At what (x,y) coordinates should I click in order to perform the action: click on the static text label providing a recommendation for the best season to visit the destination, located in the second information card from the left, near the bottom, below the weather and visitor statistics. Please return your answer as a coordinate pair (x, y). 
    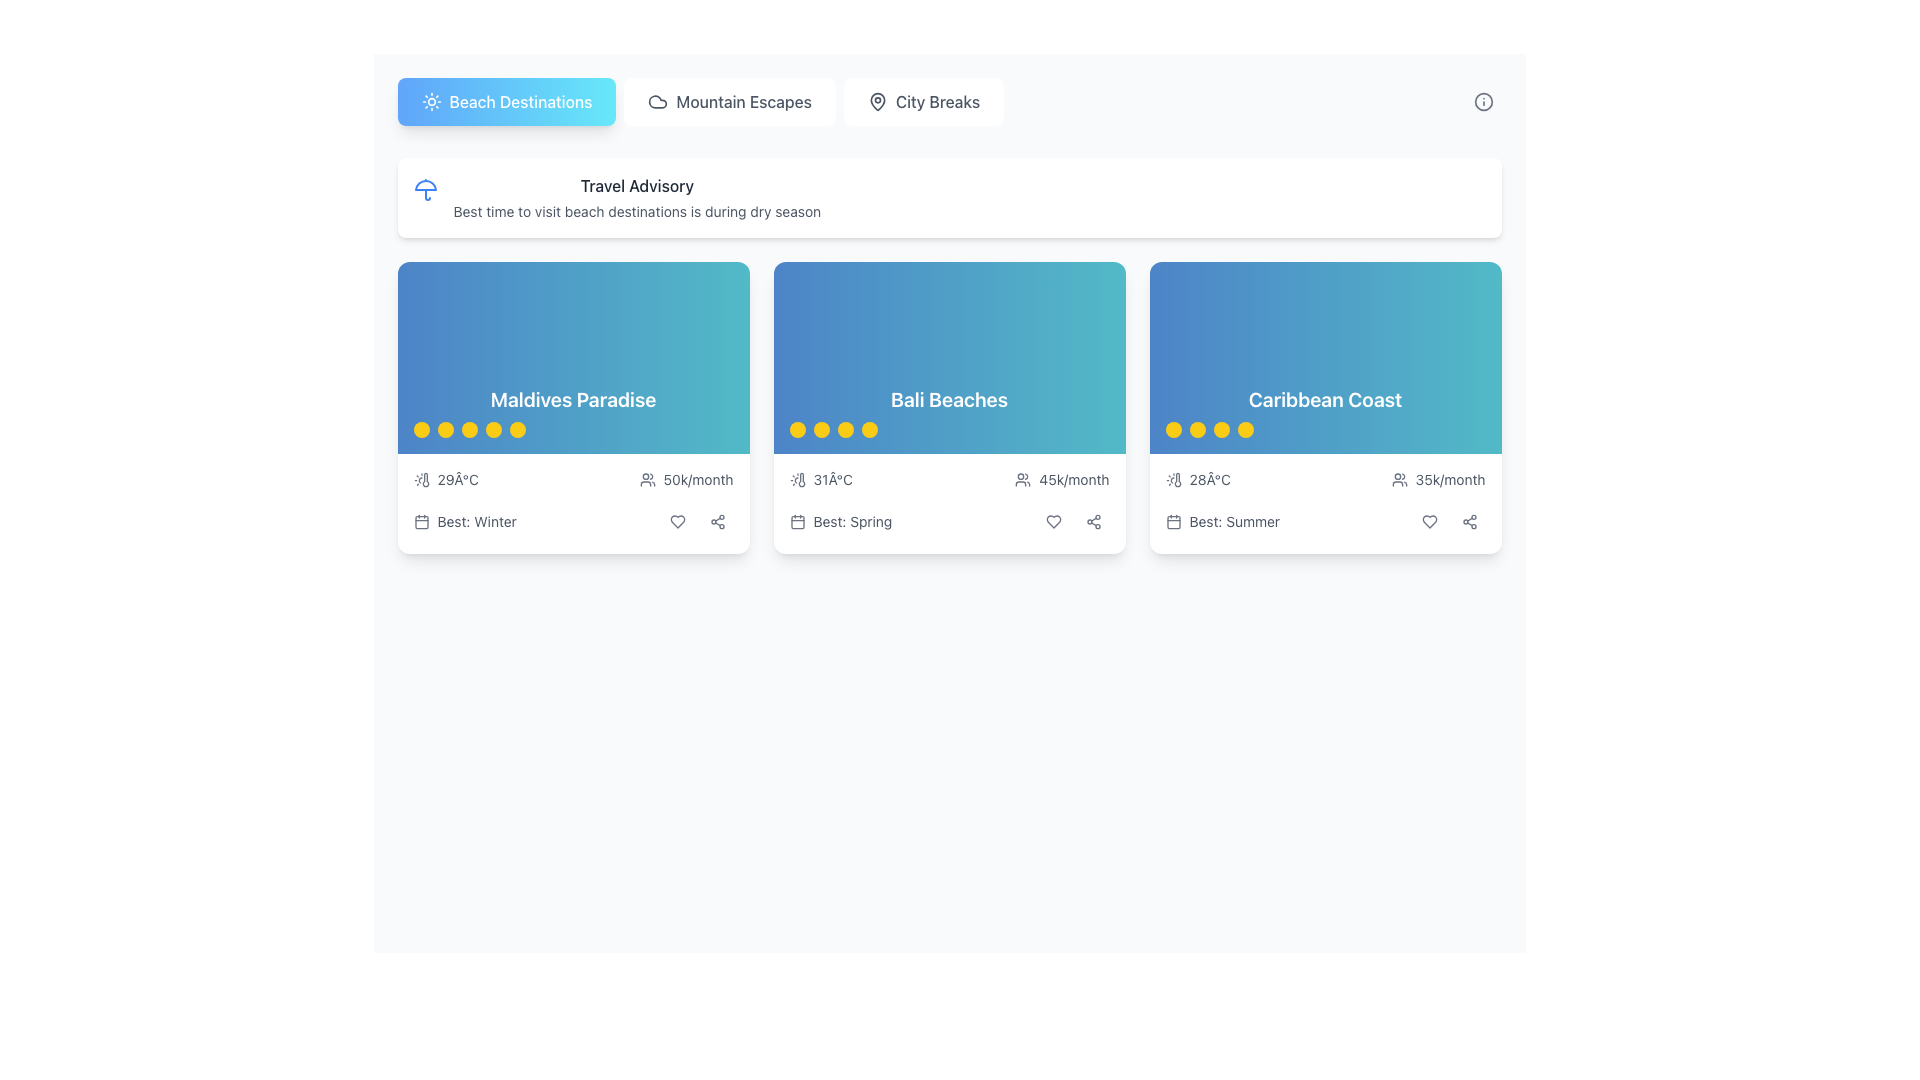
    Looking at the image, I should click on (852, 520).